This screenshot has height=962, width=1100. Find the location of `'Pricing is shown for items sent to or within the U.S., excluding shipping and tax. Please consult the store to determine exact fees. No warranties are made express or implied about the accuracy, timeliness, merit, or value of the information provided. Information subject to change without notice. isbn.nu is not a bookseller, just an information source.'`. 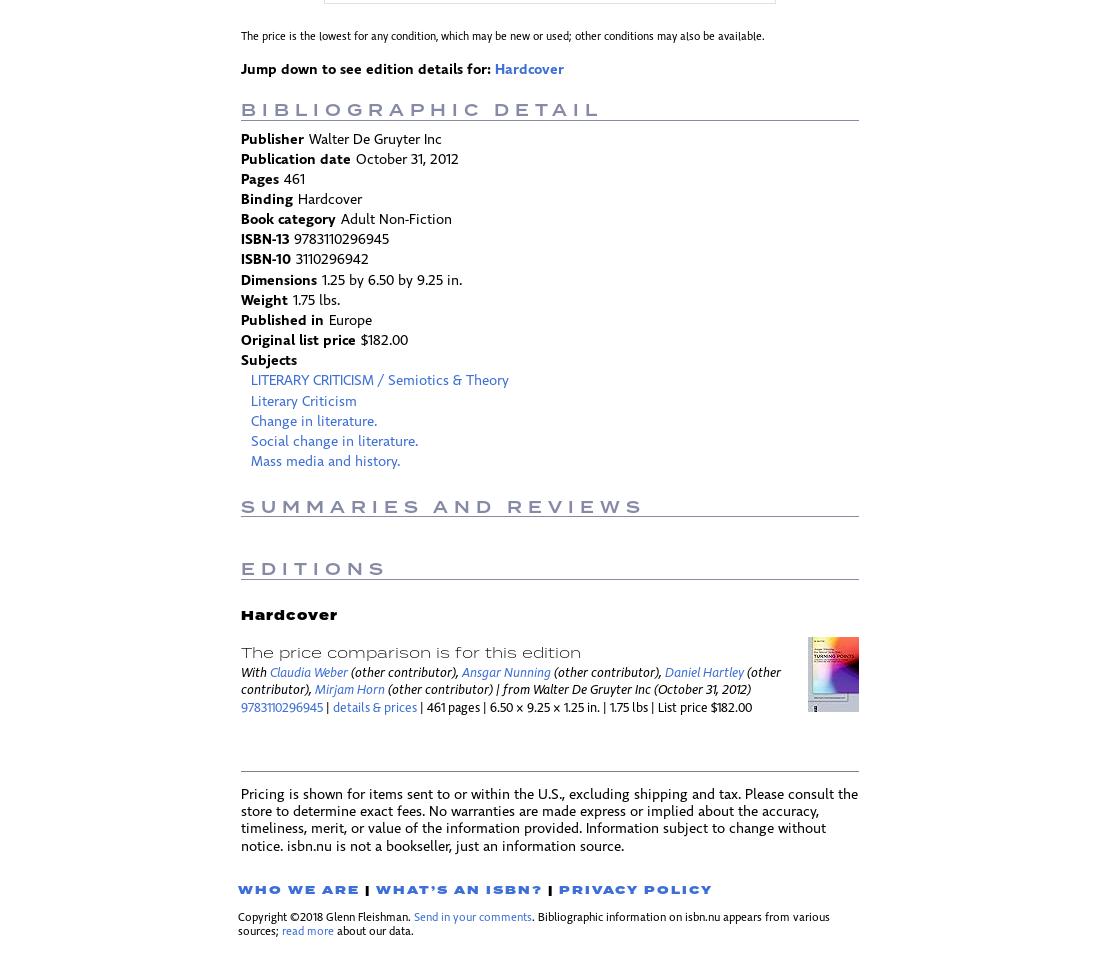

'Pricing is shown for items sent to or within the U.S., excluding shipping and tax. Please consult the store to determine exact fees. No warranties are made express or implied about the accuracy, timeliness, merit, or value of the information provided. Information subject to change without notice. isbn.nu is not a bookseller, just an information source.' is located at coordinates (241, 820).